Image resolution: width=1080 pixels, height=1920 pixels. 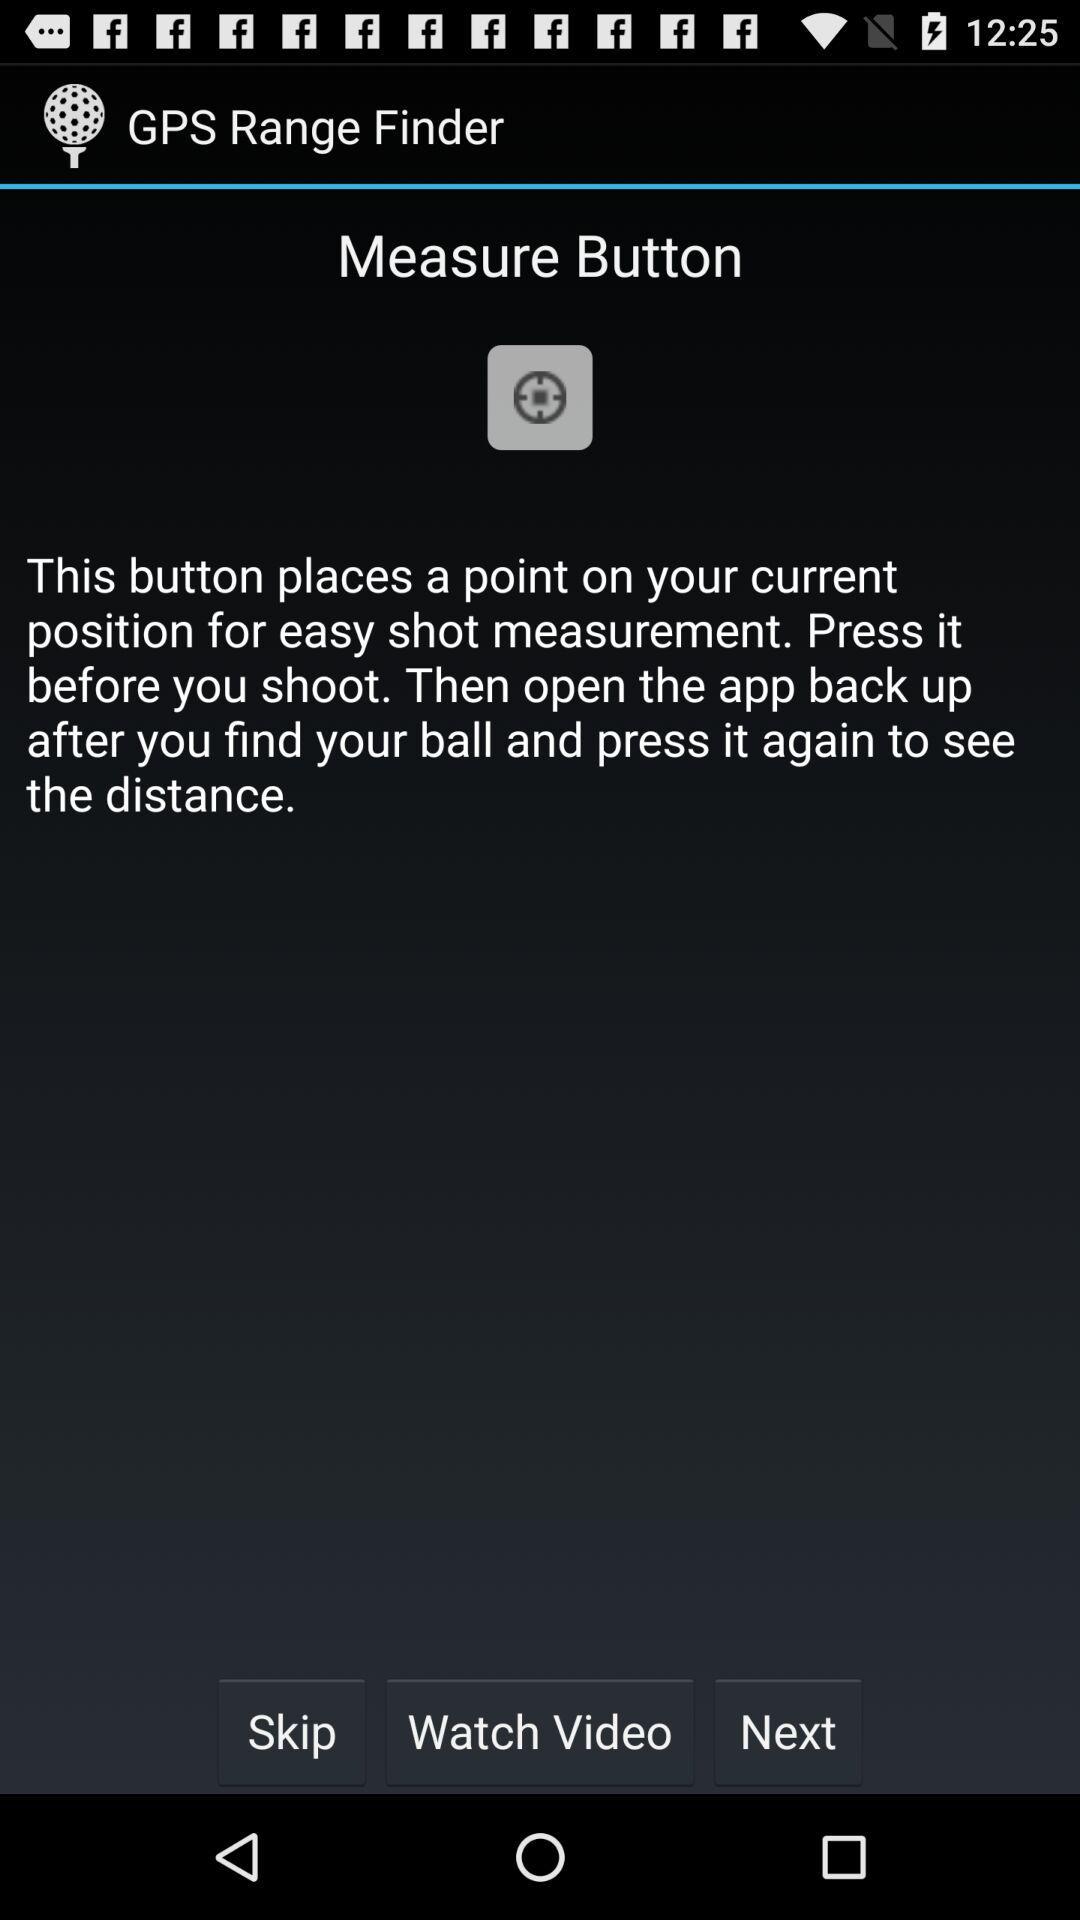 I want to click on next item, so click(x=787, y=1730).